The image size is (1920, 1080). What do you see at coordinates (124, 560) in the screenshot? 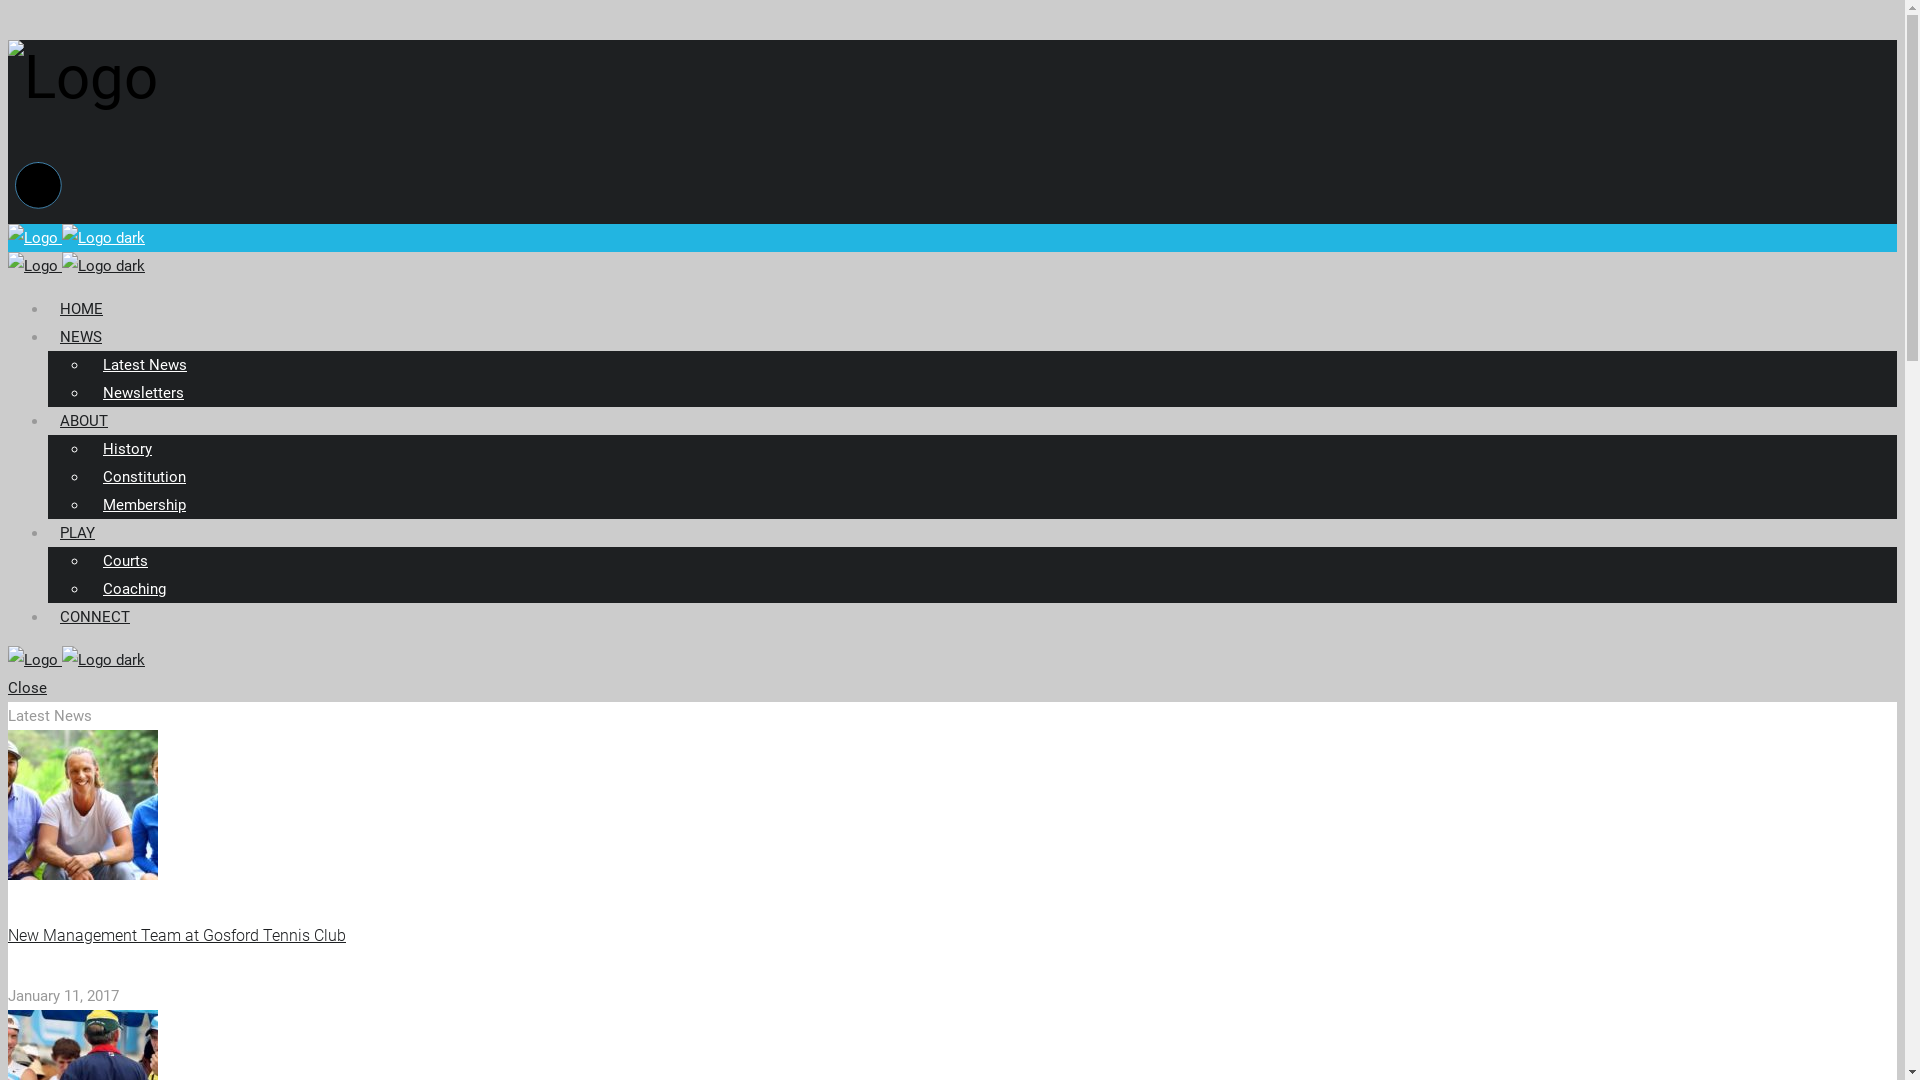
I see `'Courts'` at bounding box center [124, 560].